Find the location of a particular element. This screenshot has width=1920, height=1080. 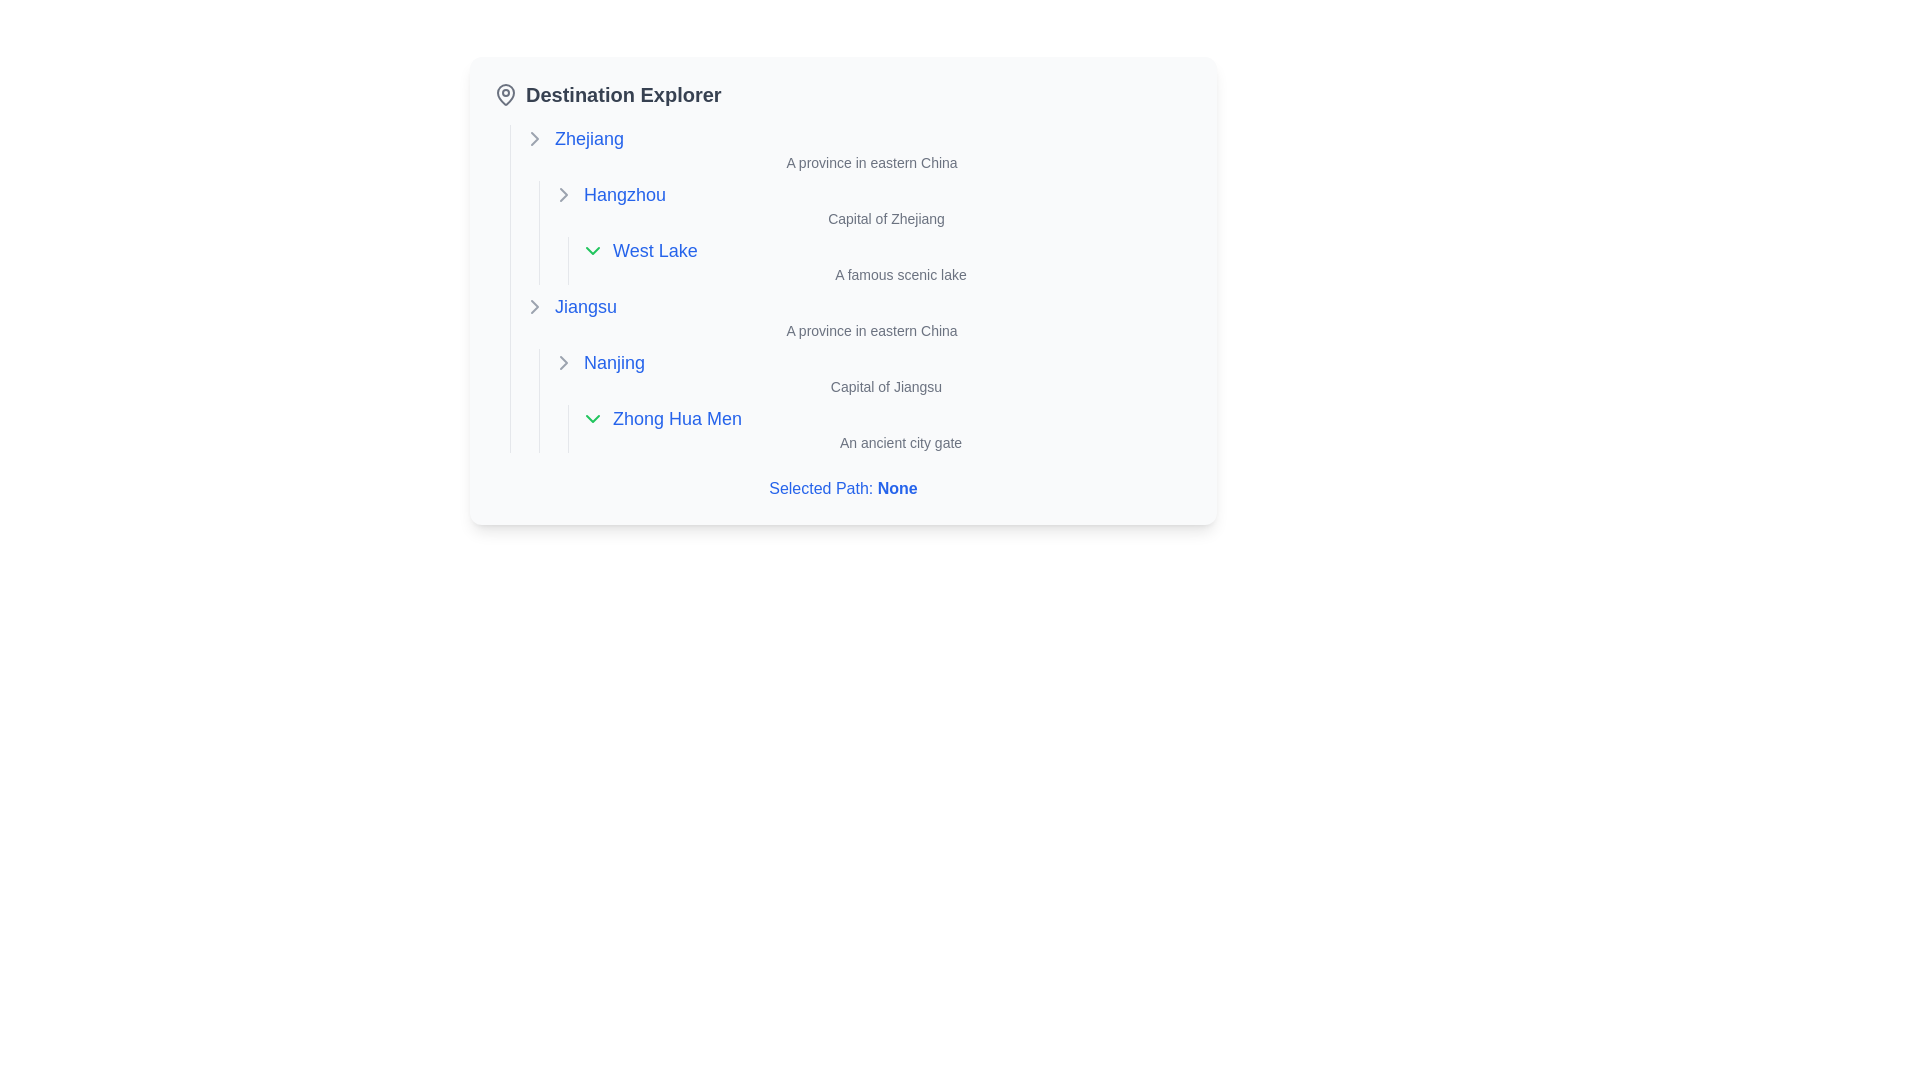

the text link labeled 'Hangzhou', styled in blue is located at coordinates (623, 195).